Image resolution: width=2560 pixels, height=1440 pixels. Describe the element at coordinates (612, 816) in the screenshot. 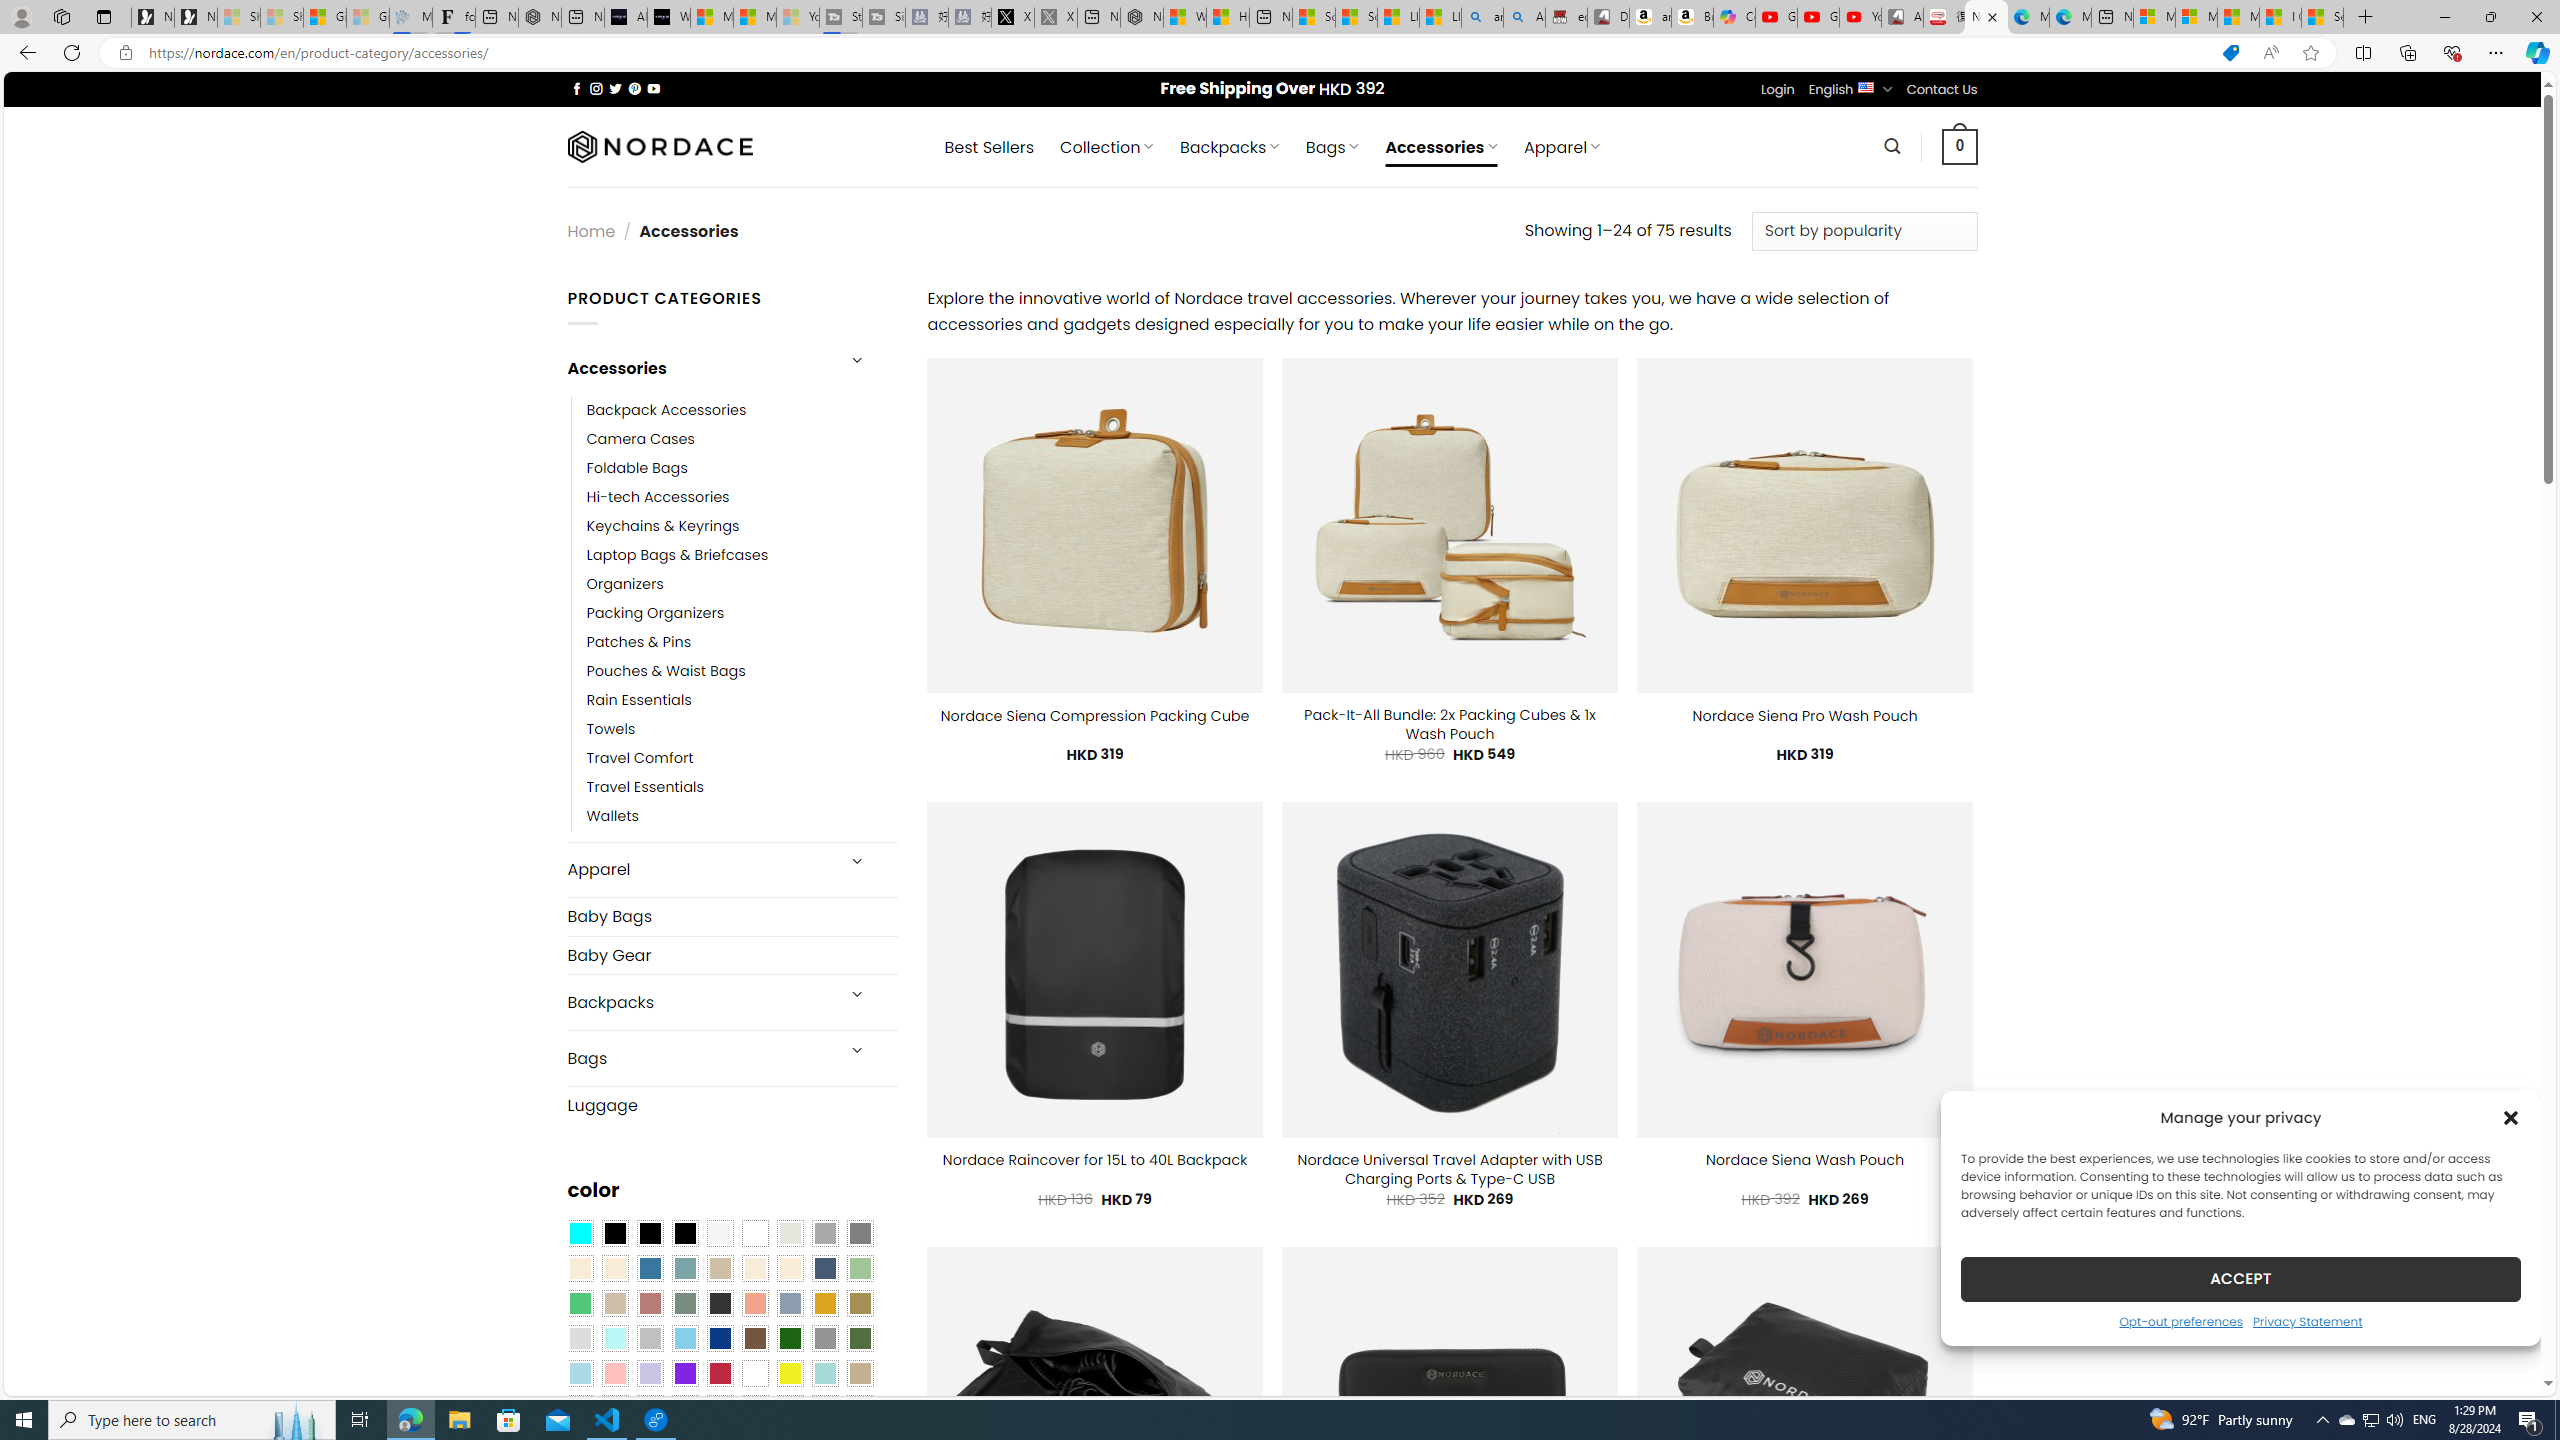

I see `'Wallets'` at that location.